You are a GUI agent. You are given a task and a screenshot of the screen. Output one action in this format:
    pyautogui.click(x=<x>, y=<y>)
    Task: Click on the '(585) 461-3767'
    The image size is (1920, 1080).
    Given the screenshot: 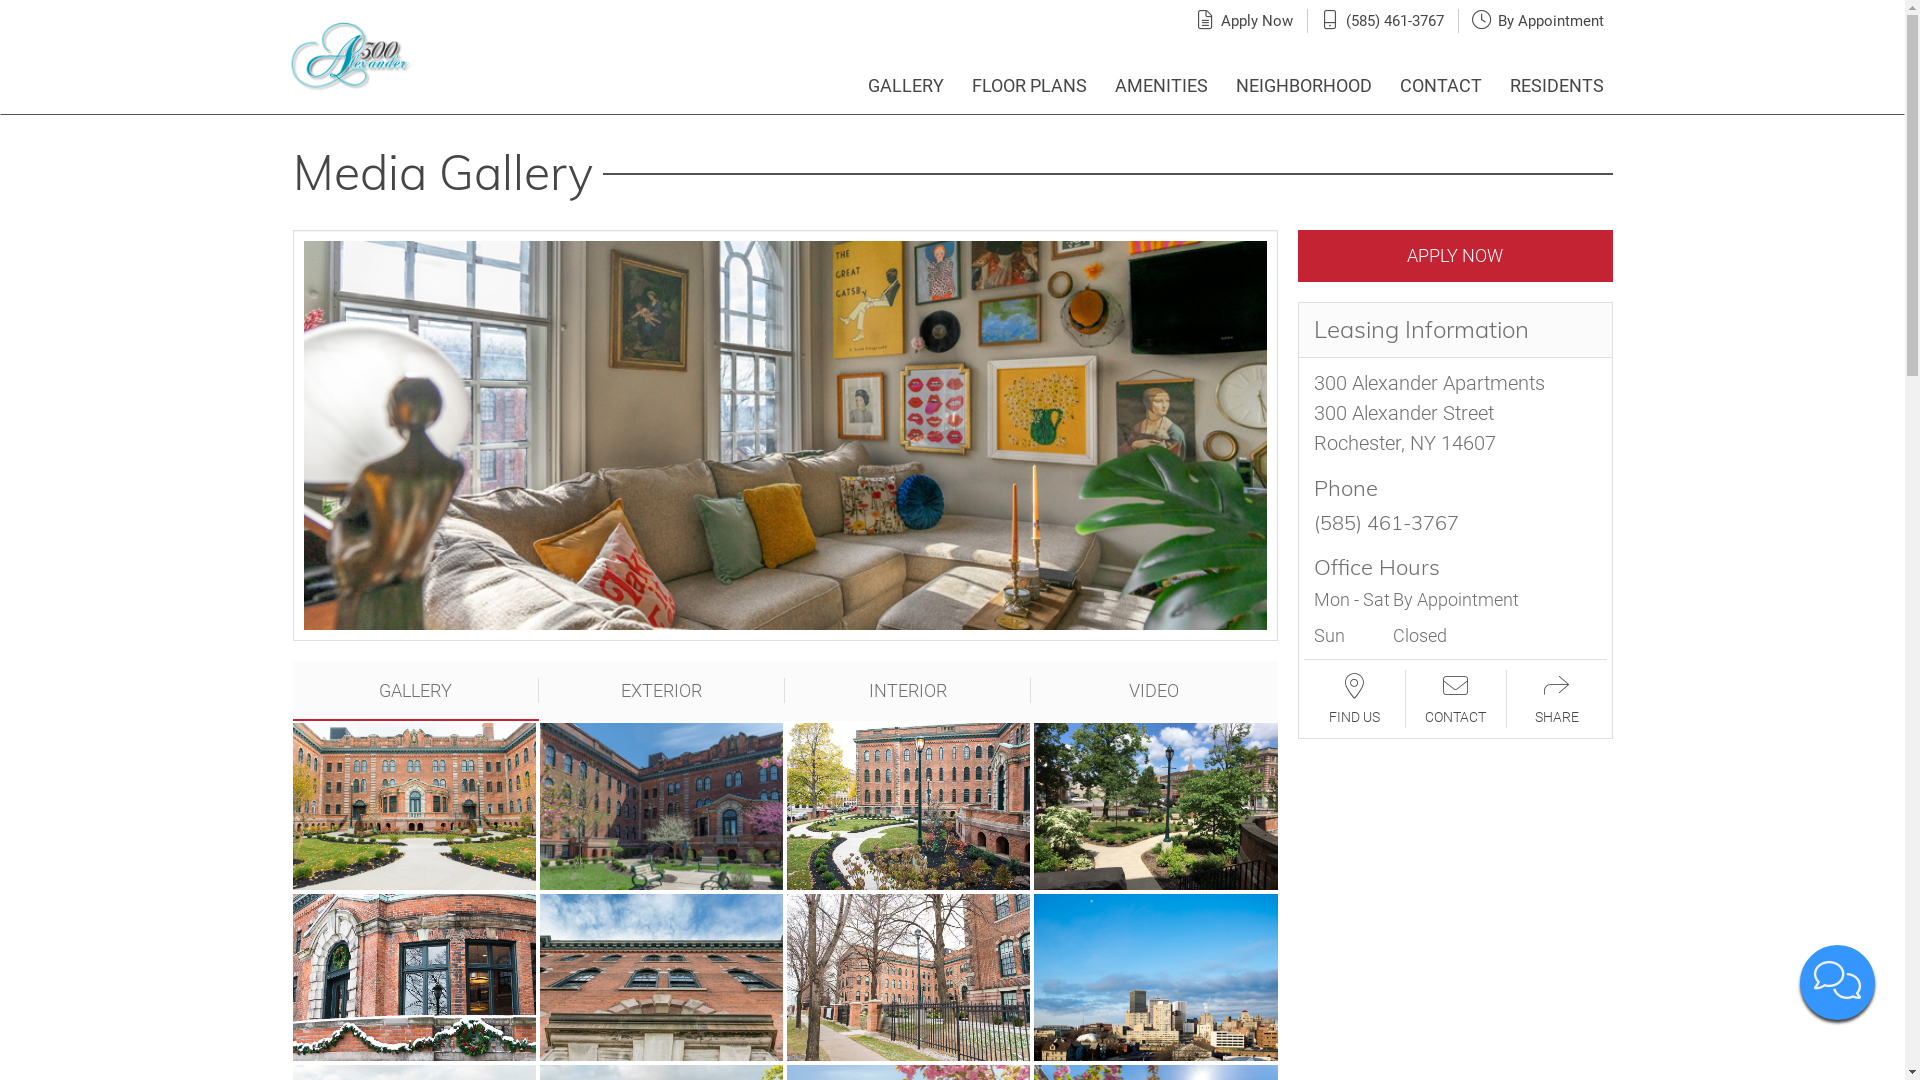 What is the action you would take?
    pyautogui.click(x=1394, y=20)
    